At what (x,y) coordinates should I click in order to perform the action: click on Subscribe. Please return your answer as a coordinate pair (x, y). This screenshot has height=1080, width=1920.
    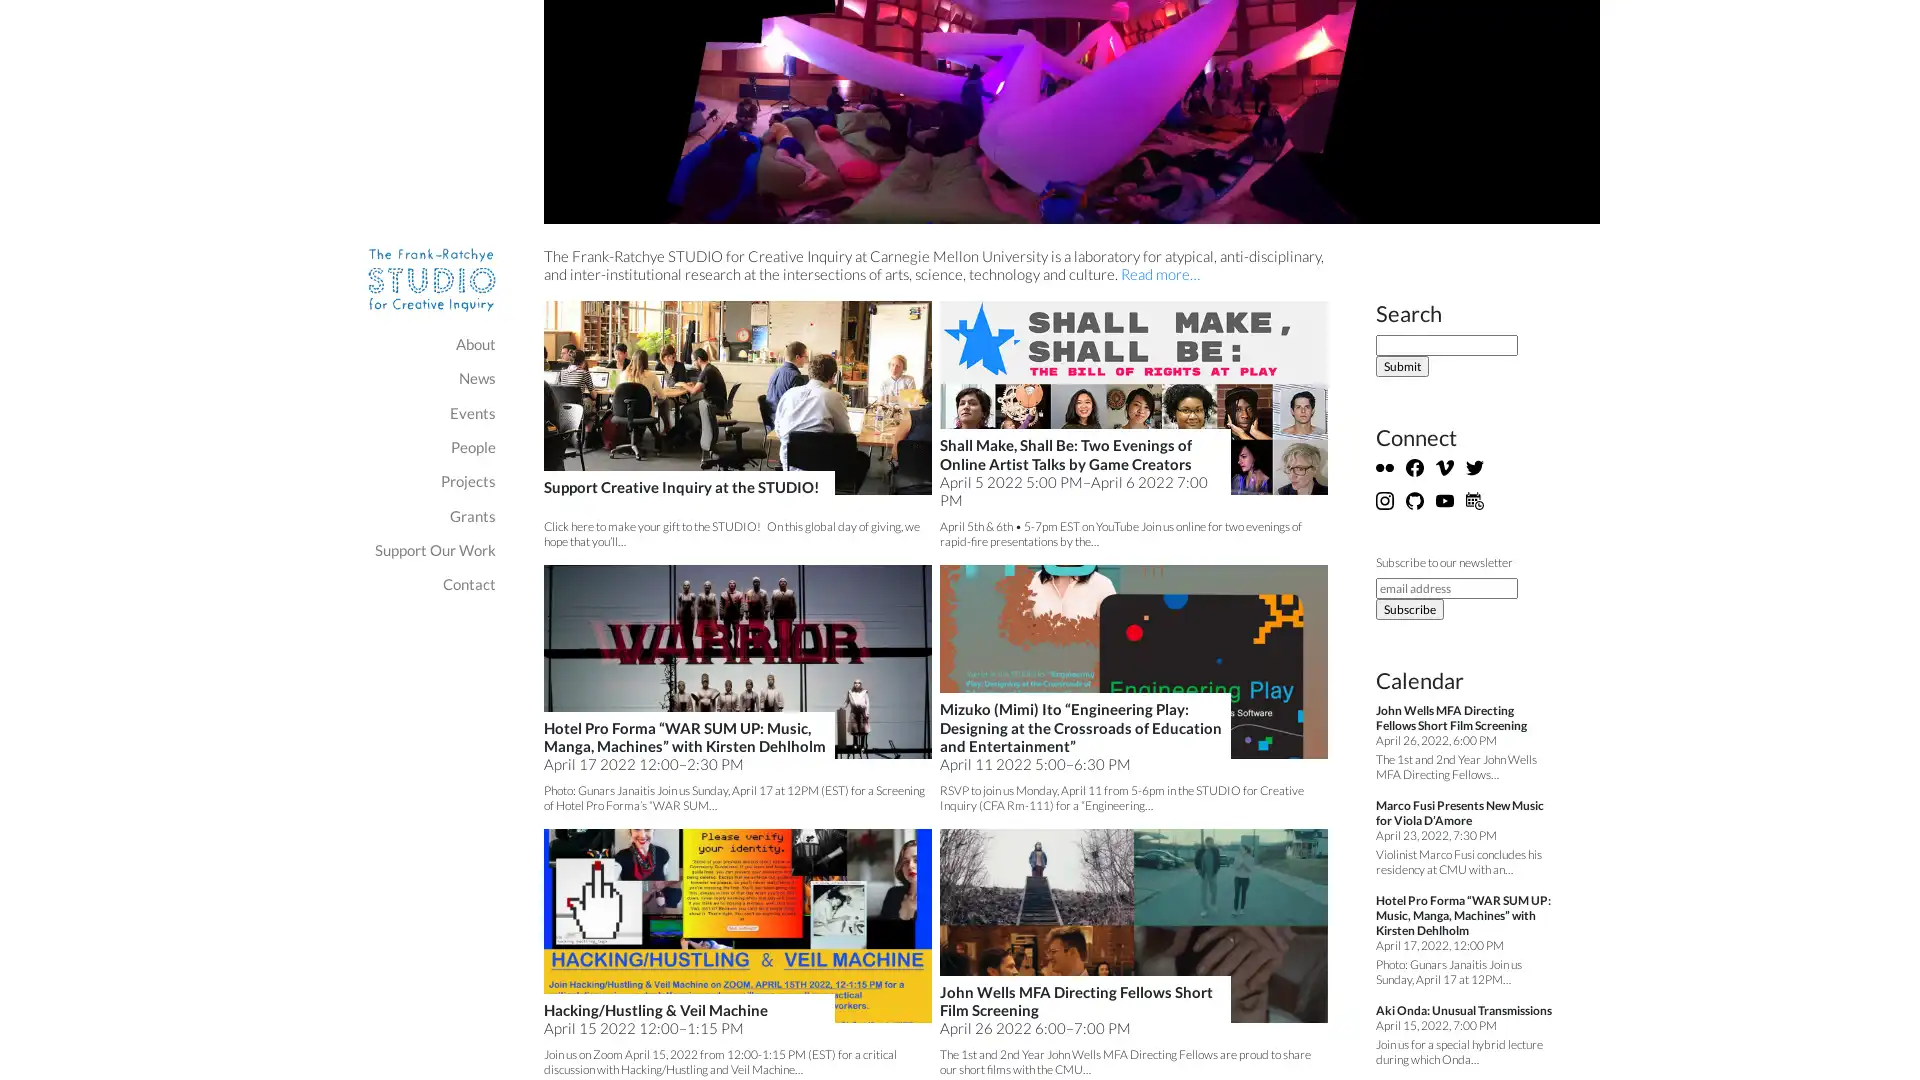
    Looking at the image, I should click on (1409, 608).